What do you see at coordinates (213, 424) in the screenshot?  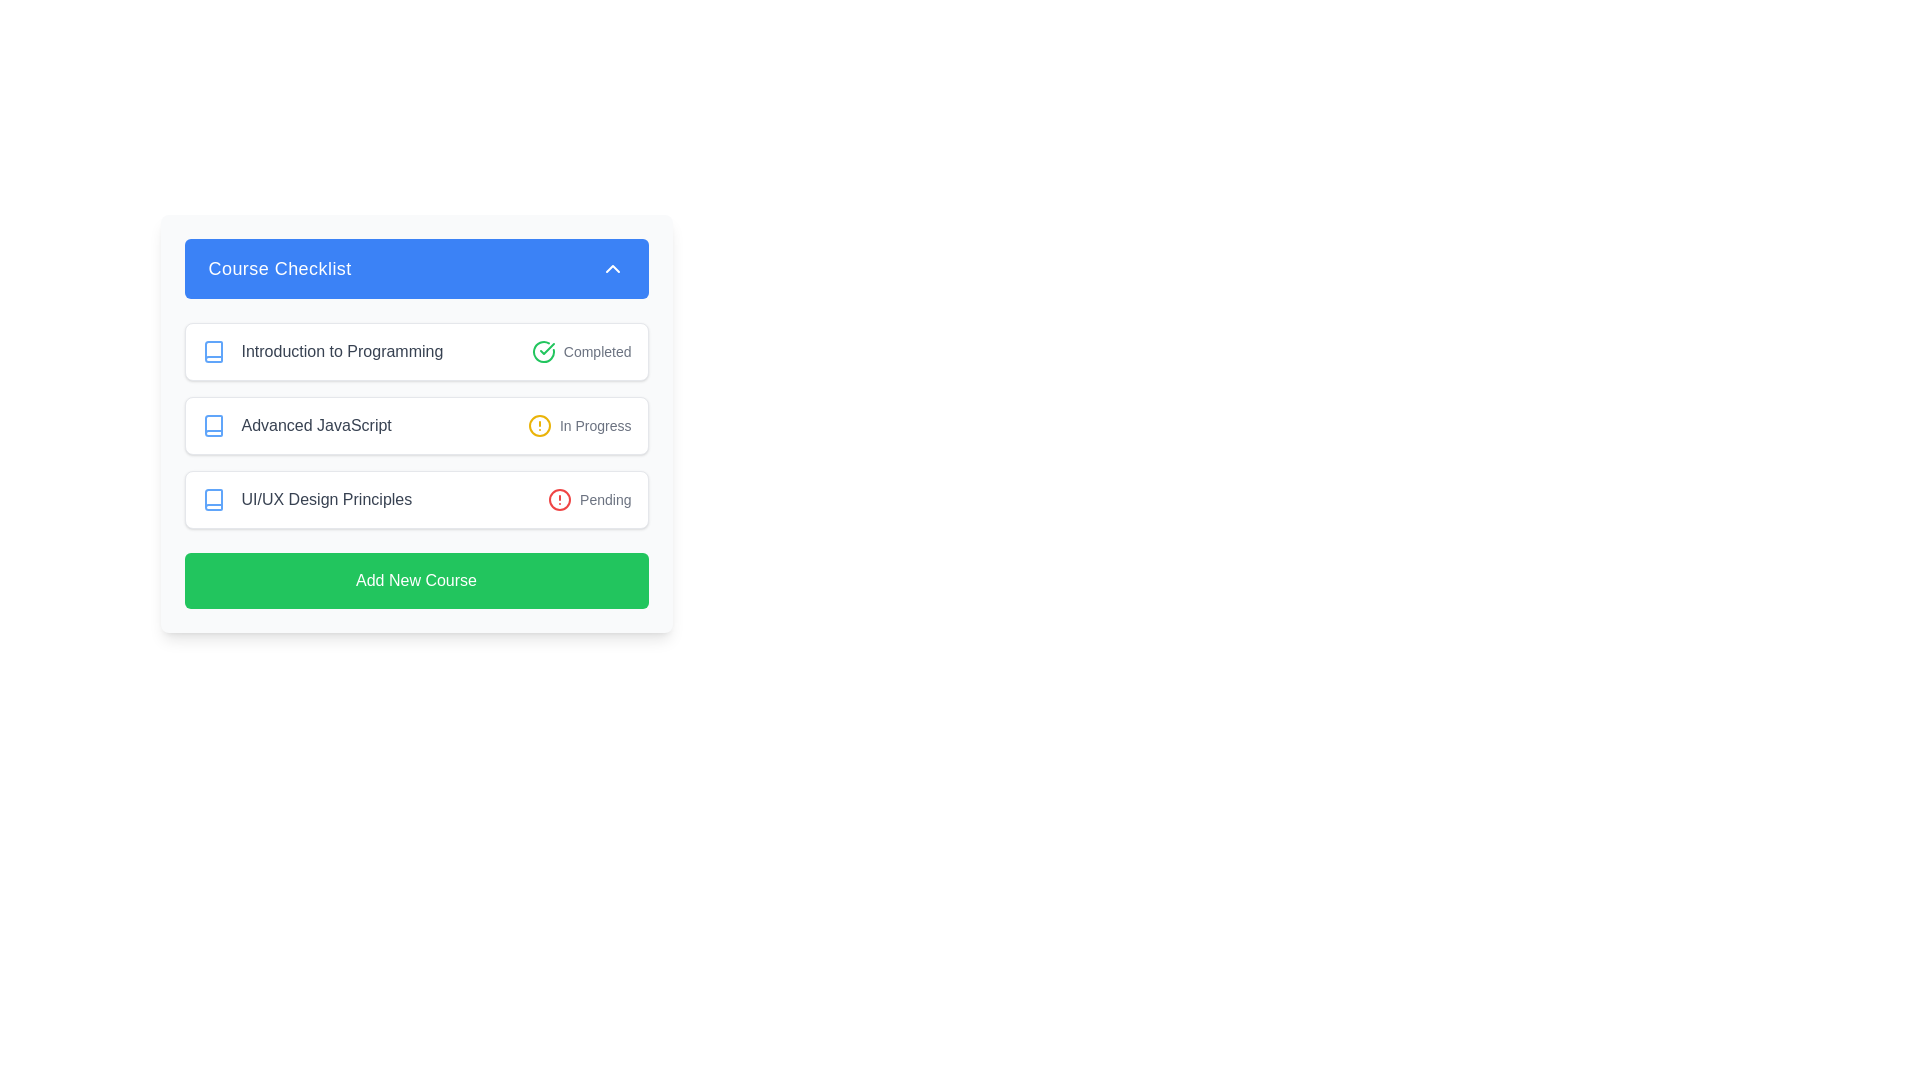 I see `the icon representing the 'Advanced JavaScript' course in the checklist by clicking on it` at bounding box center [213, 424].